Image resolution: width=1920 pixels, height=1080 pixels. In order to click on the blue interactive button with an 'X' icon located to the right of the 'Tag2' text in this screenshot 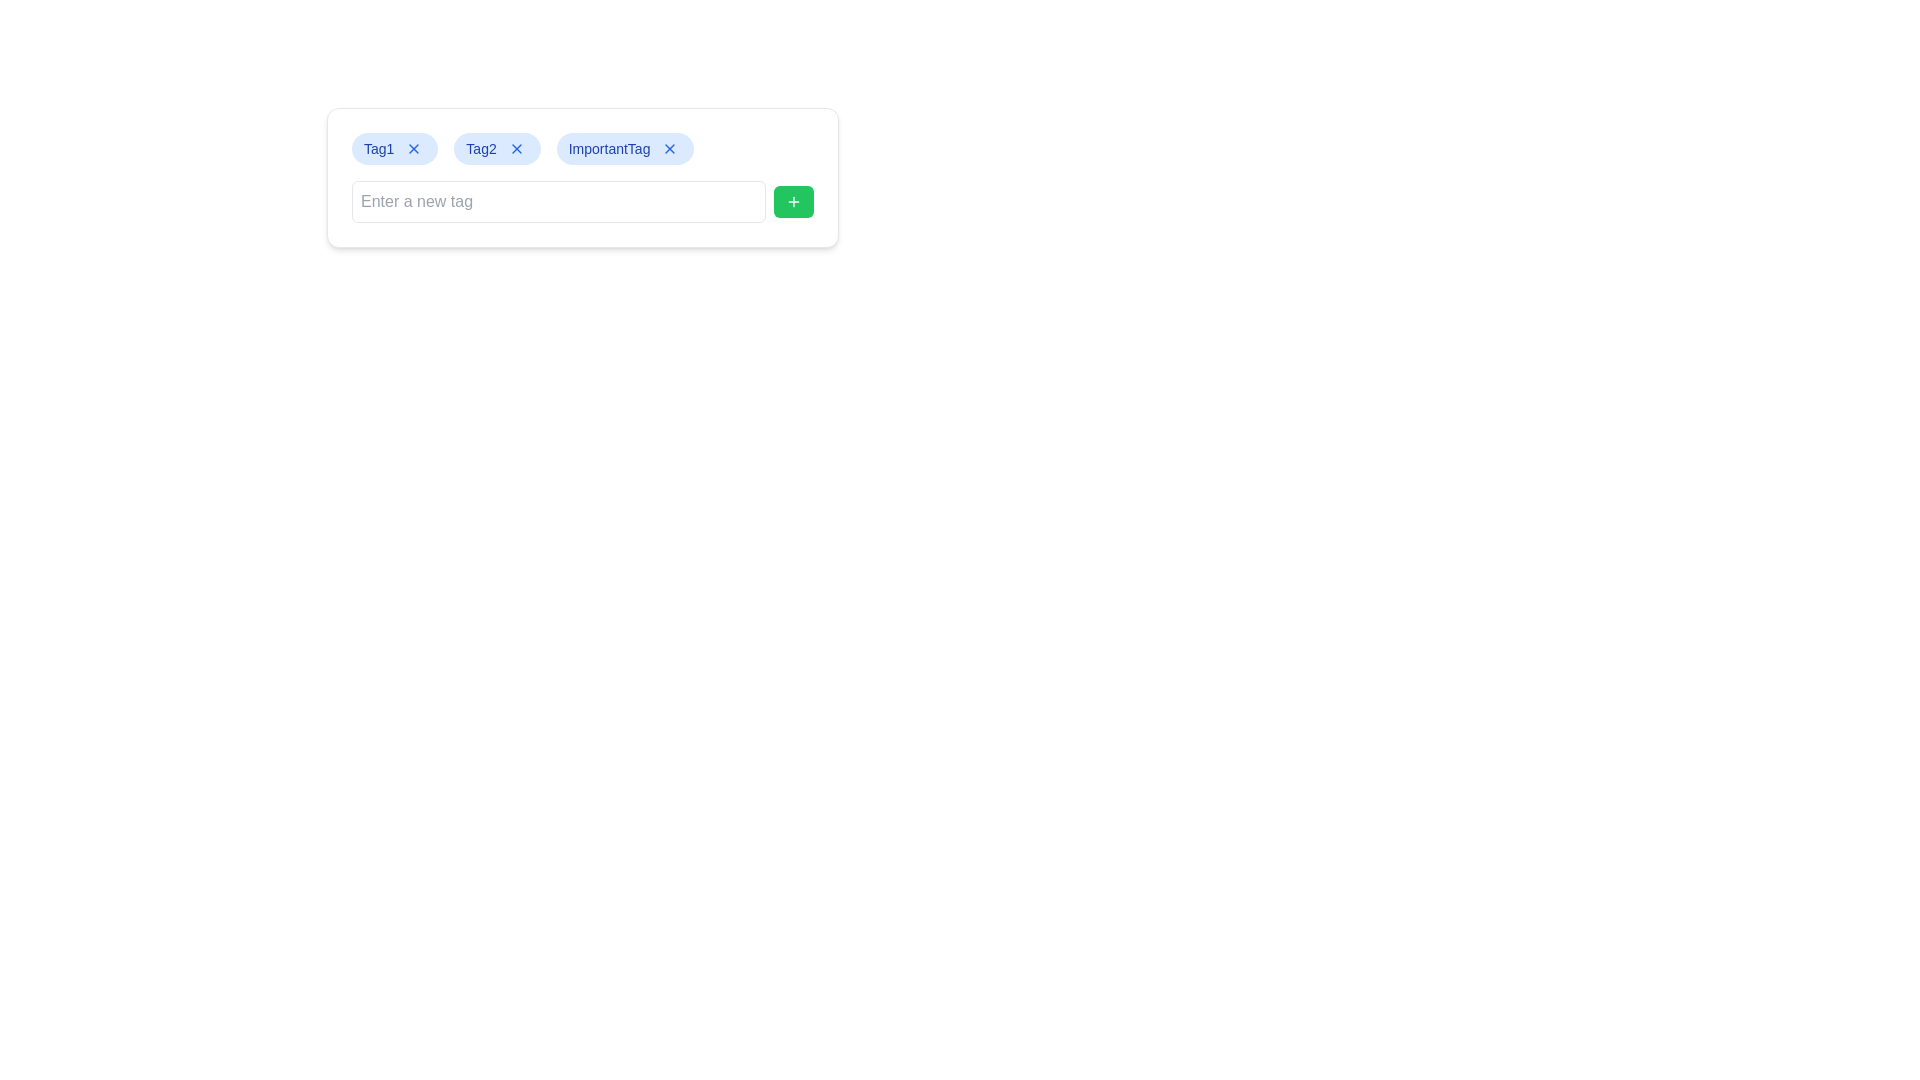, I will do `click(516, 148)`.